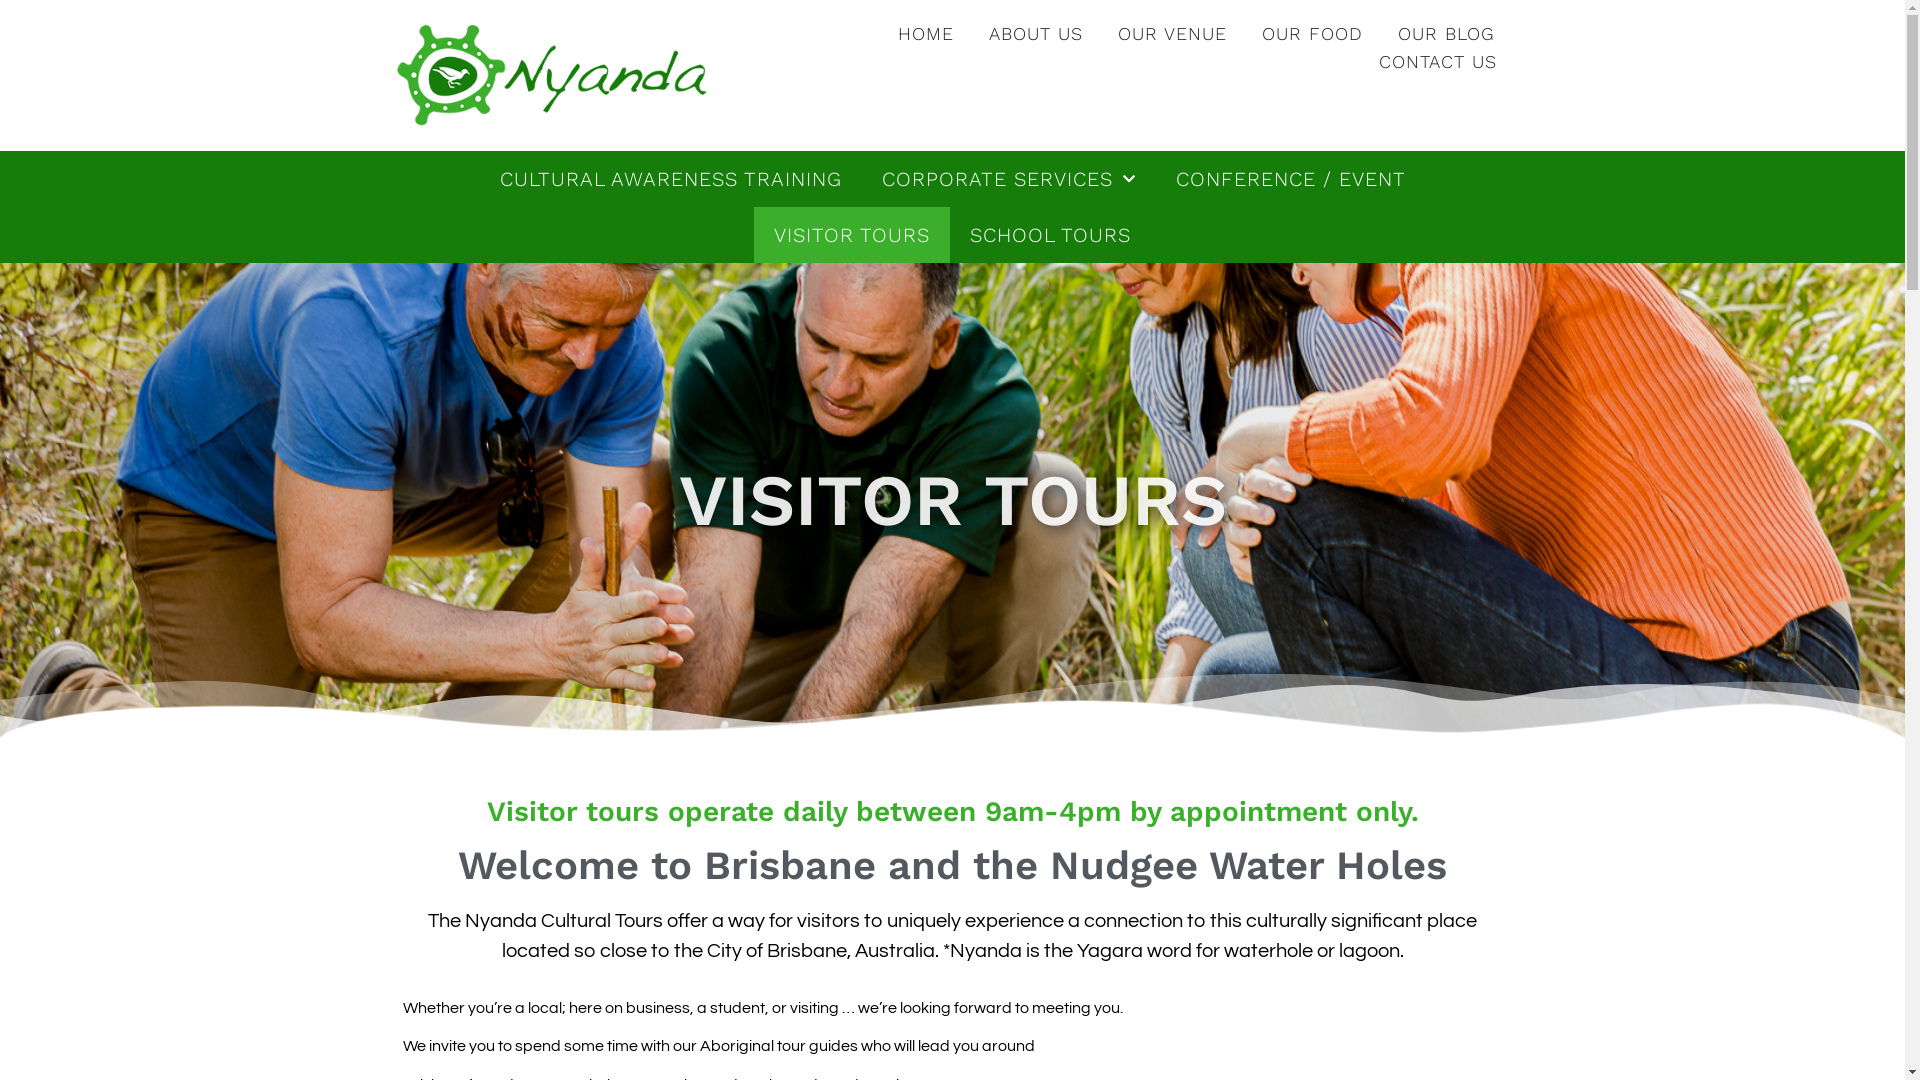 This screenshot has height=1080, width=1920. I want to click on 'CONFERENCE / EVENT', so click(1291, 177).